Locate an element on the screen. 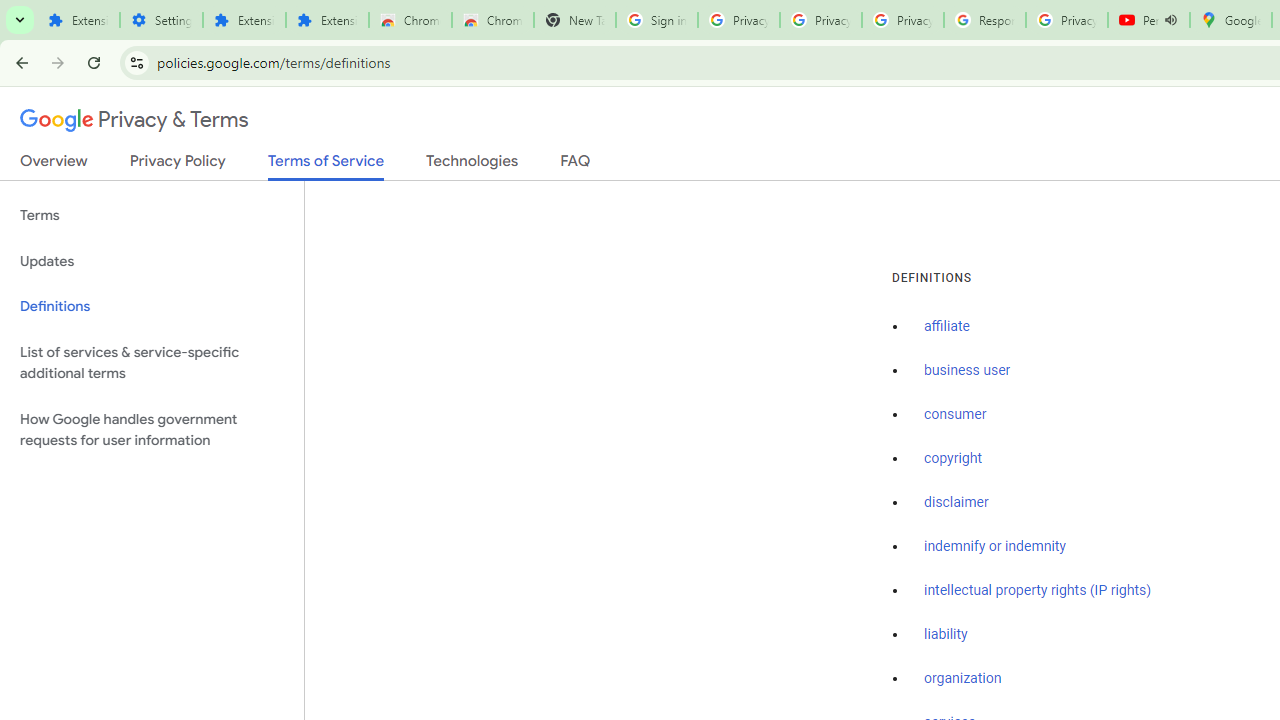  'Settings' is located at coordinates (161, 20).